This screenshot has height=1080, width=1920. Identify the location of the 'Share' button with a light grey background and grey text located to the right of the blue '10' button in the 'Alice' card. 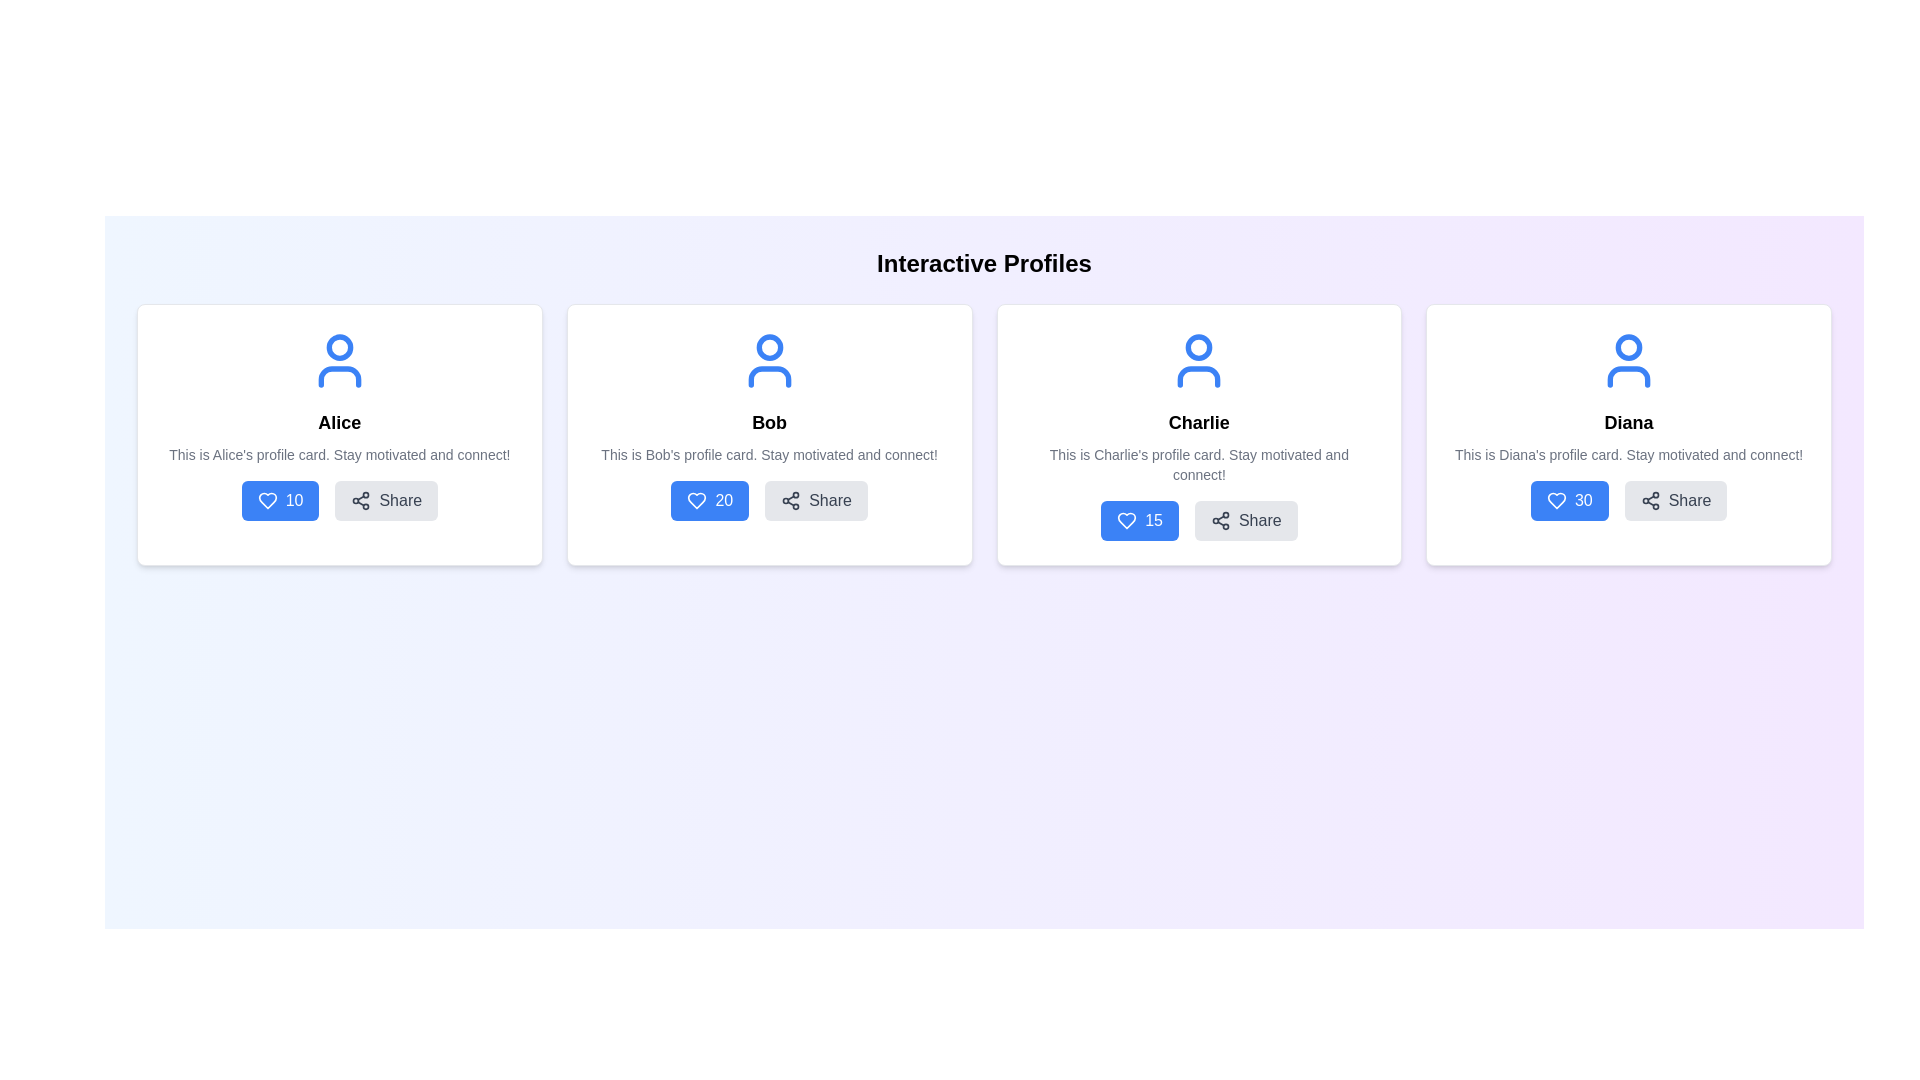
(339, 500).